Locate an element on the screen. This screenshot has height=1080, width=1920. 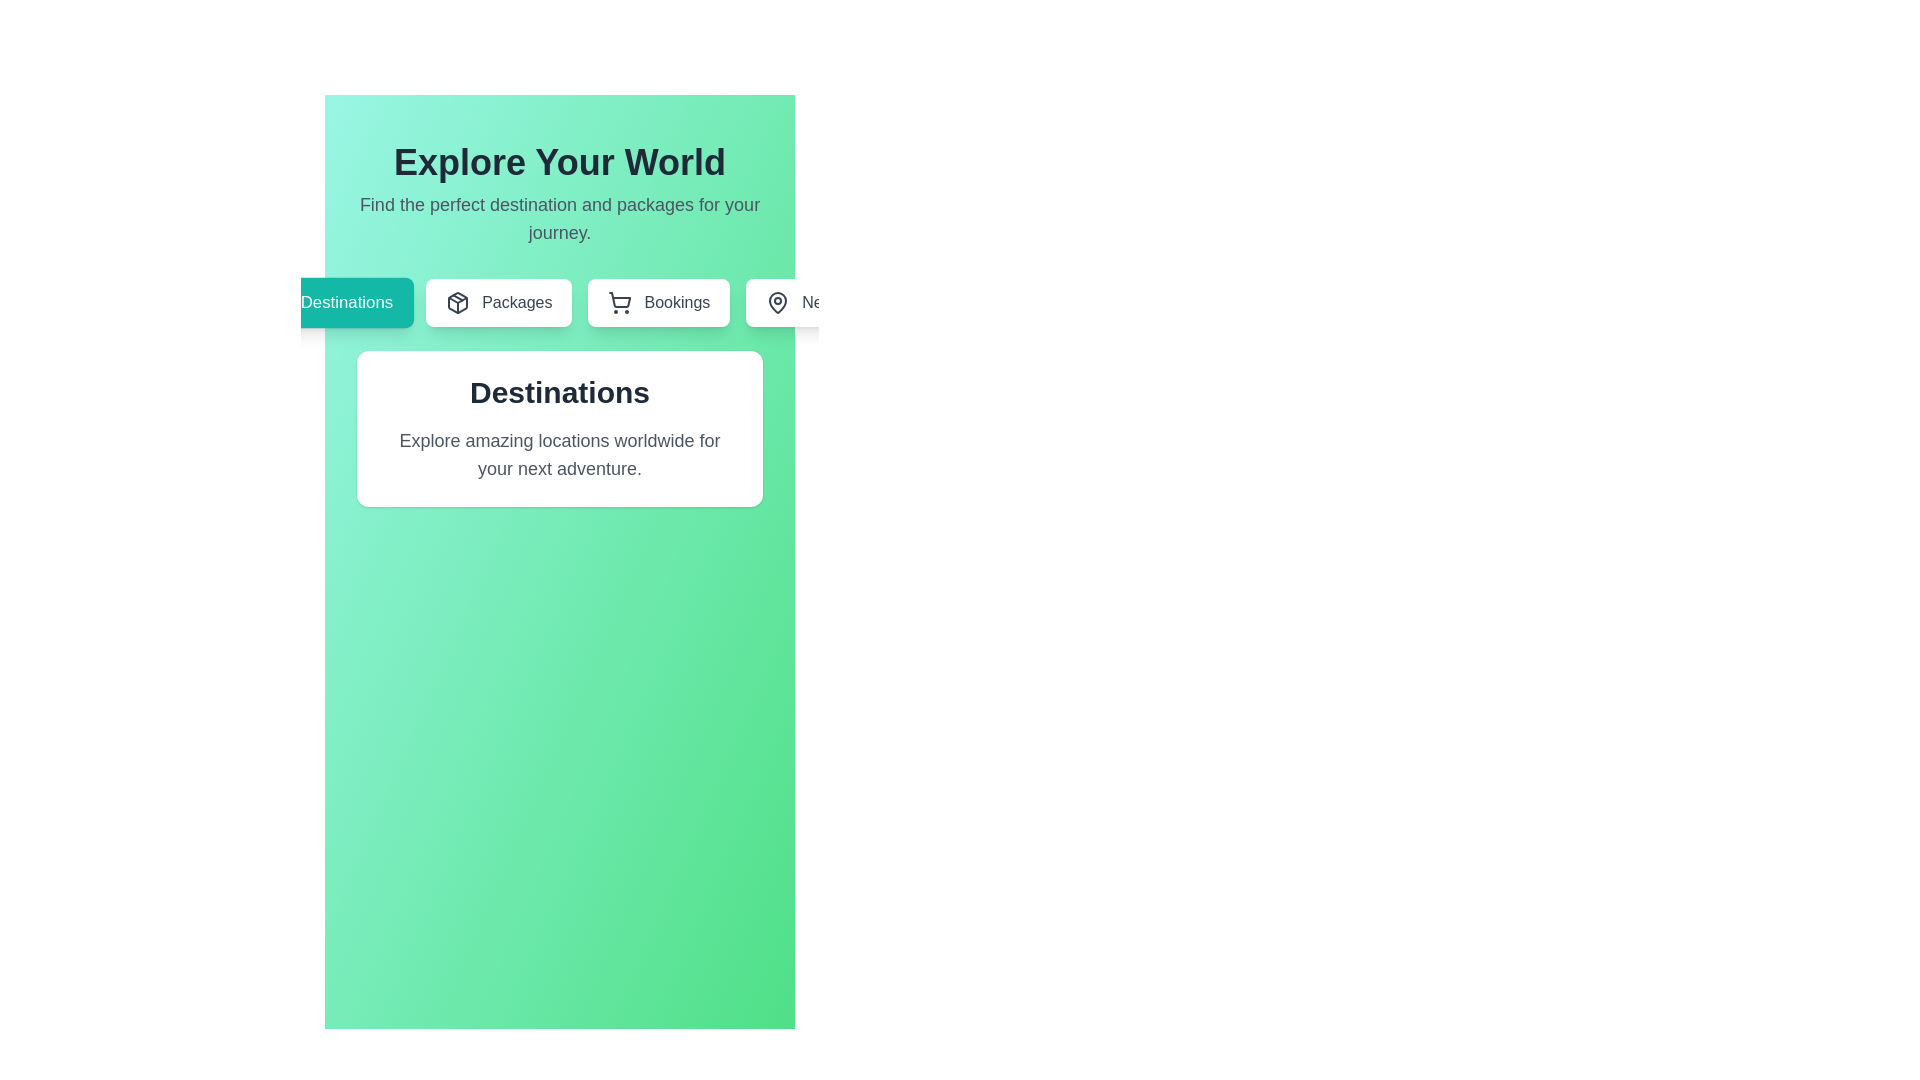
the tab labeled 'Bookings' to navigate to the respective section is located at coordinates (658, 303).